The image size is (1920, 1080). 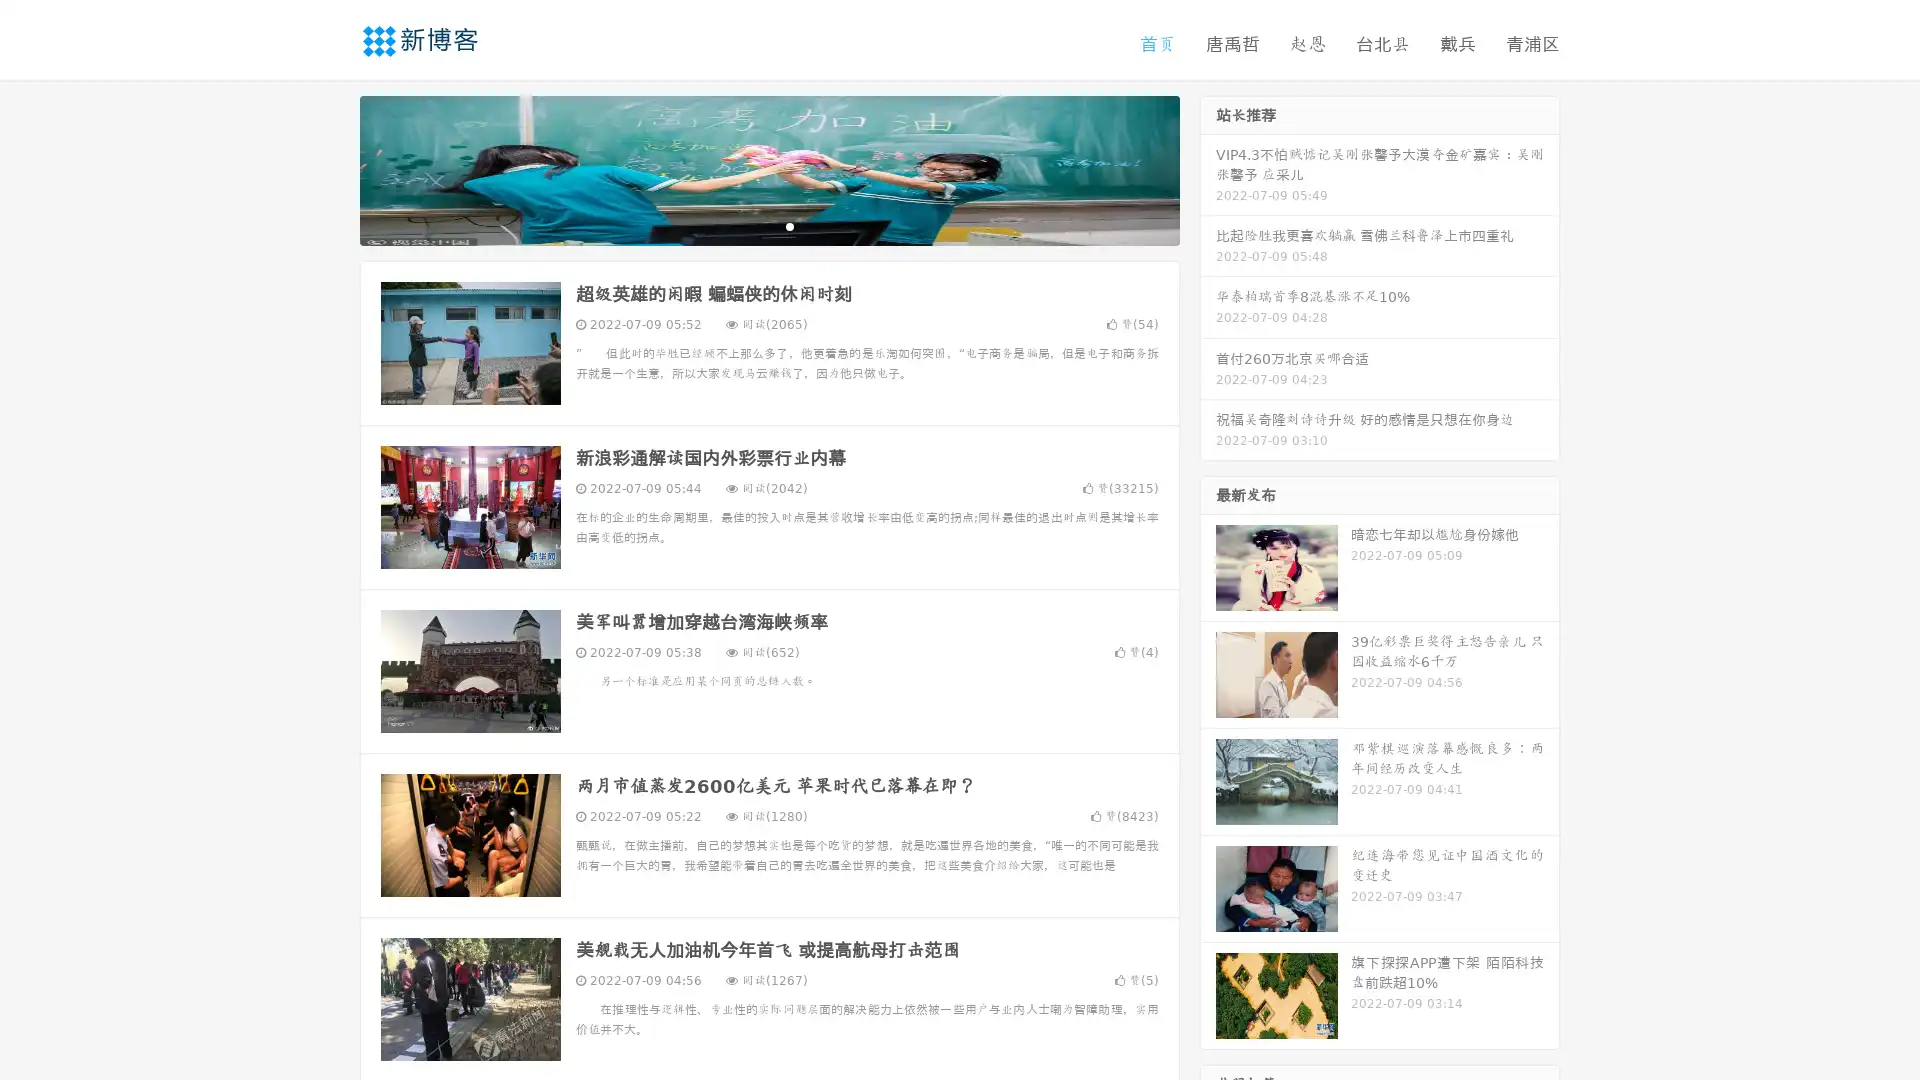 I want to click on Go to slide 1, so click(x=748, y=225).